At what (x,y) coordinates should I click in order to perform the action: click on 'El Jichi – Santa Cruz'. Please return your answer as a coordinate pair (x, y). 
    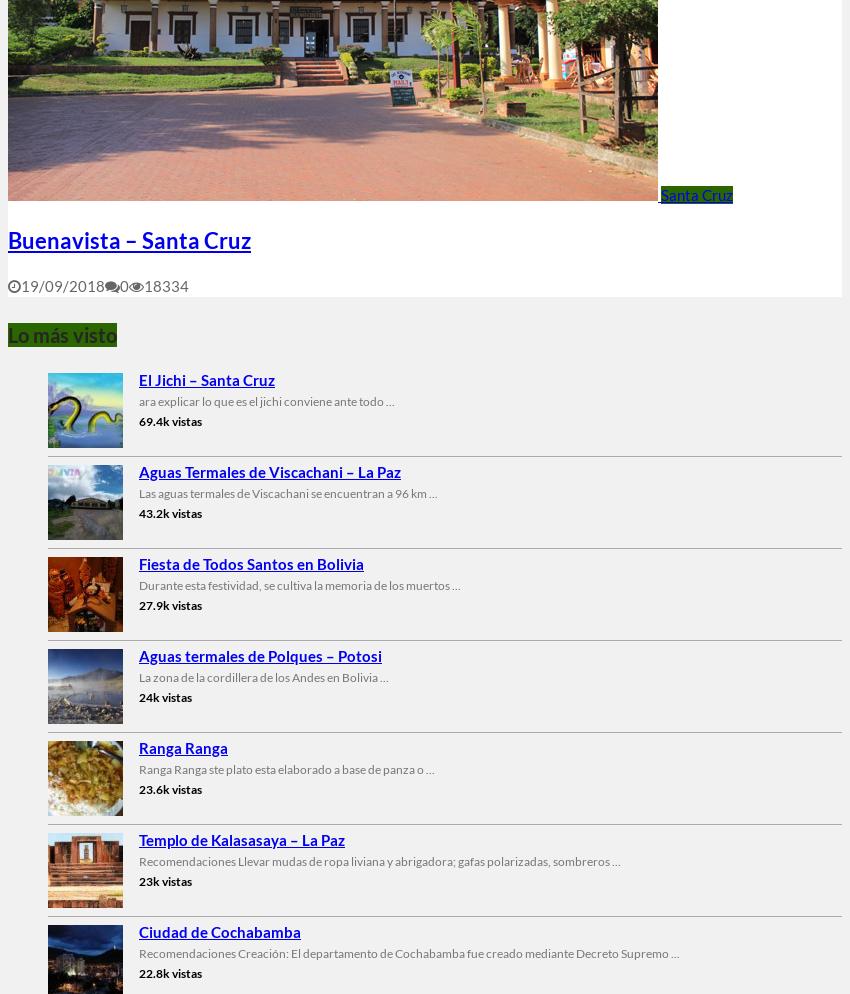
    Looking at the image, I should click on (205, 379).